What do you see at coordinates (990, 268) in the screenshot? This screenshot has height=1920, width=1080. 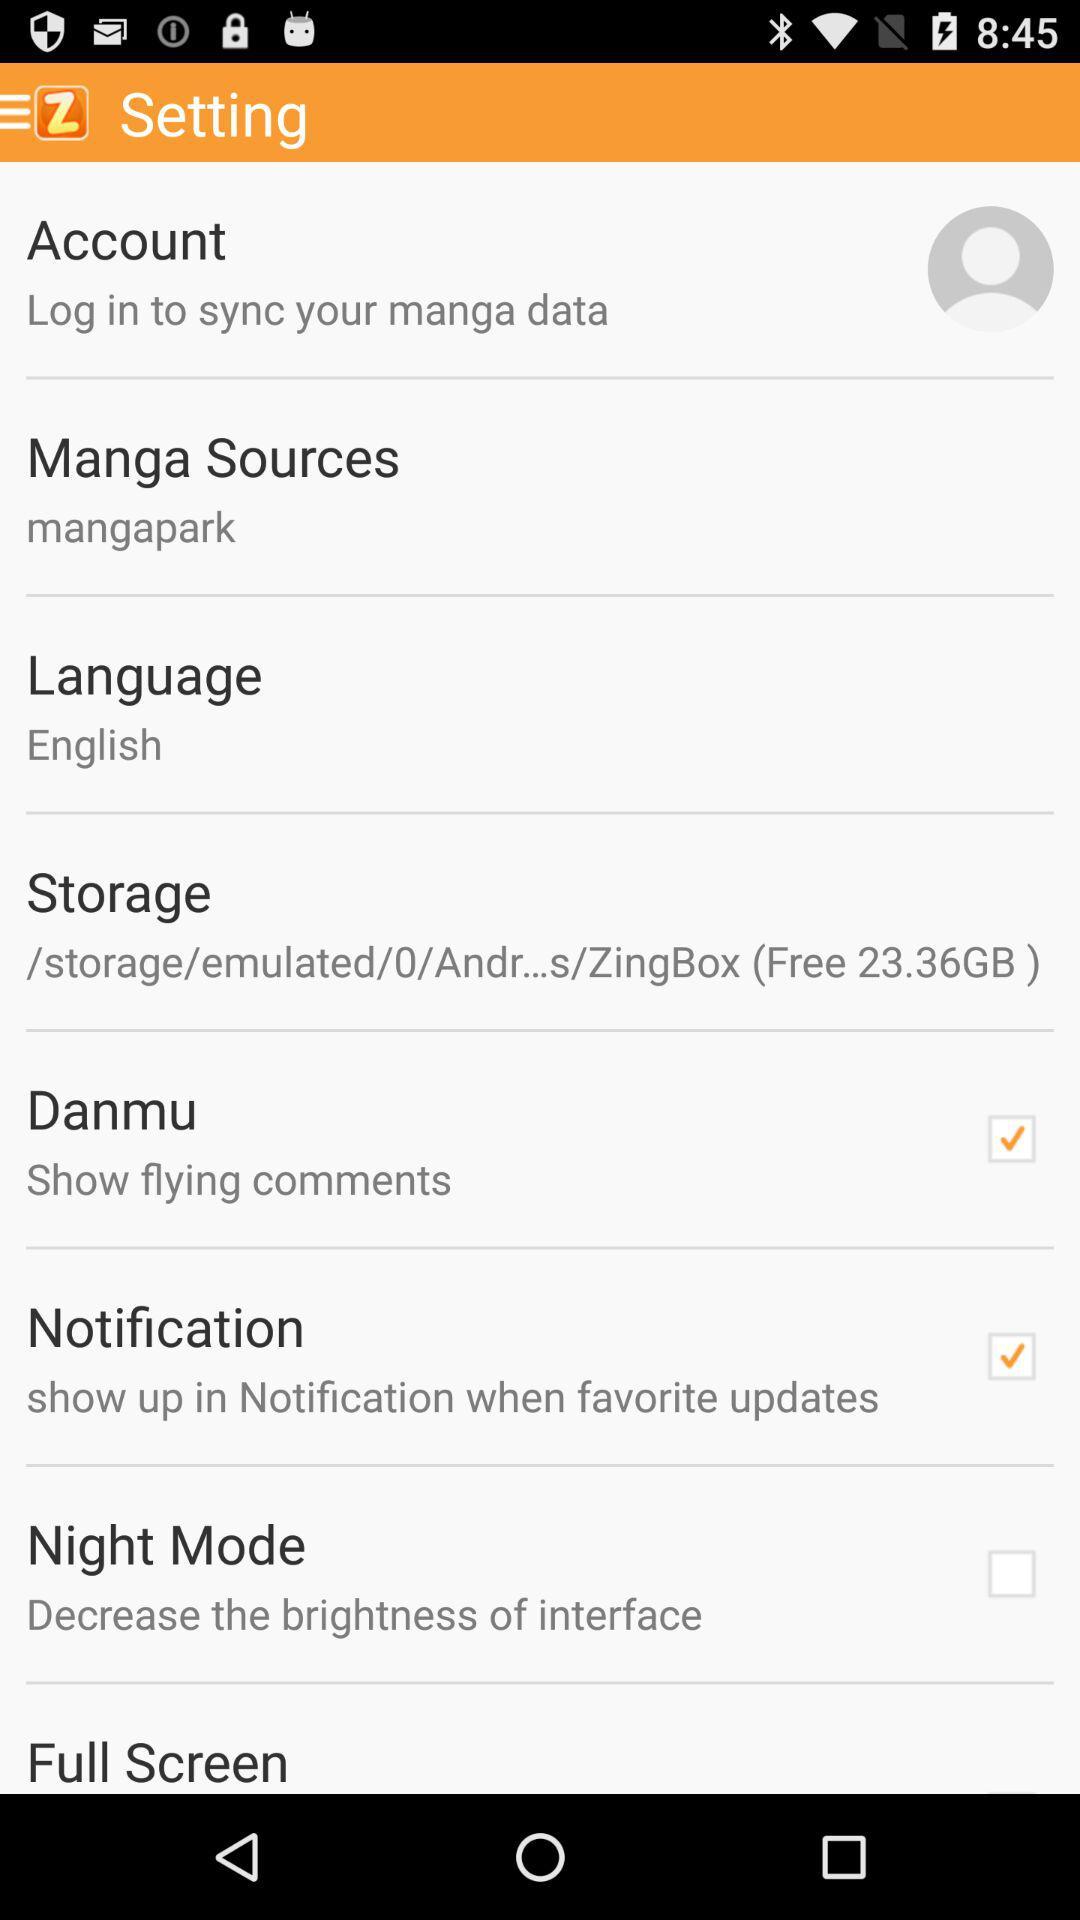 I see `account details` at bounding box center [990, 268].